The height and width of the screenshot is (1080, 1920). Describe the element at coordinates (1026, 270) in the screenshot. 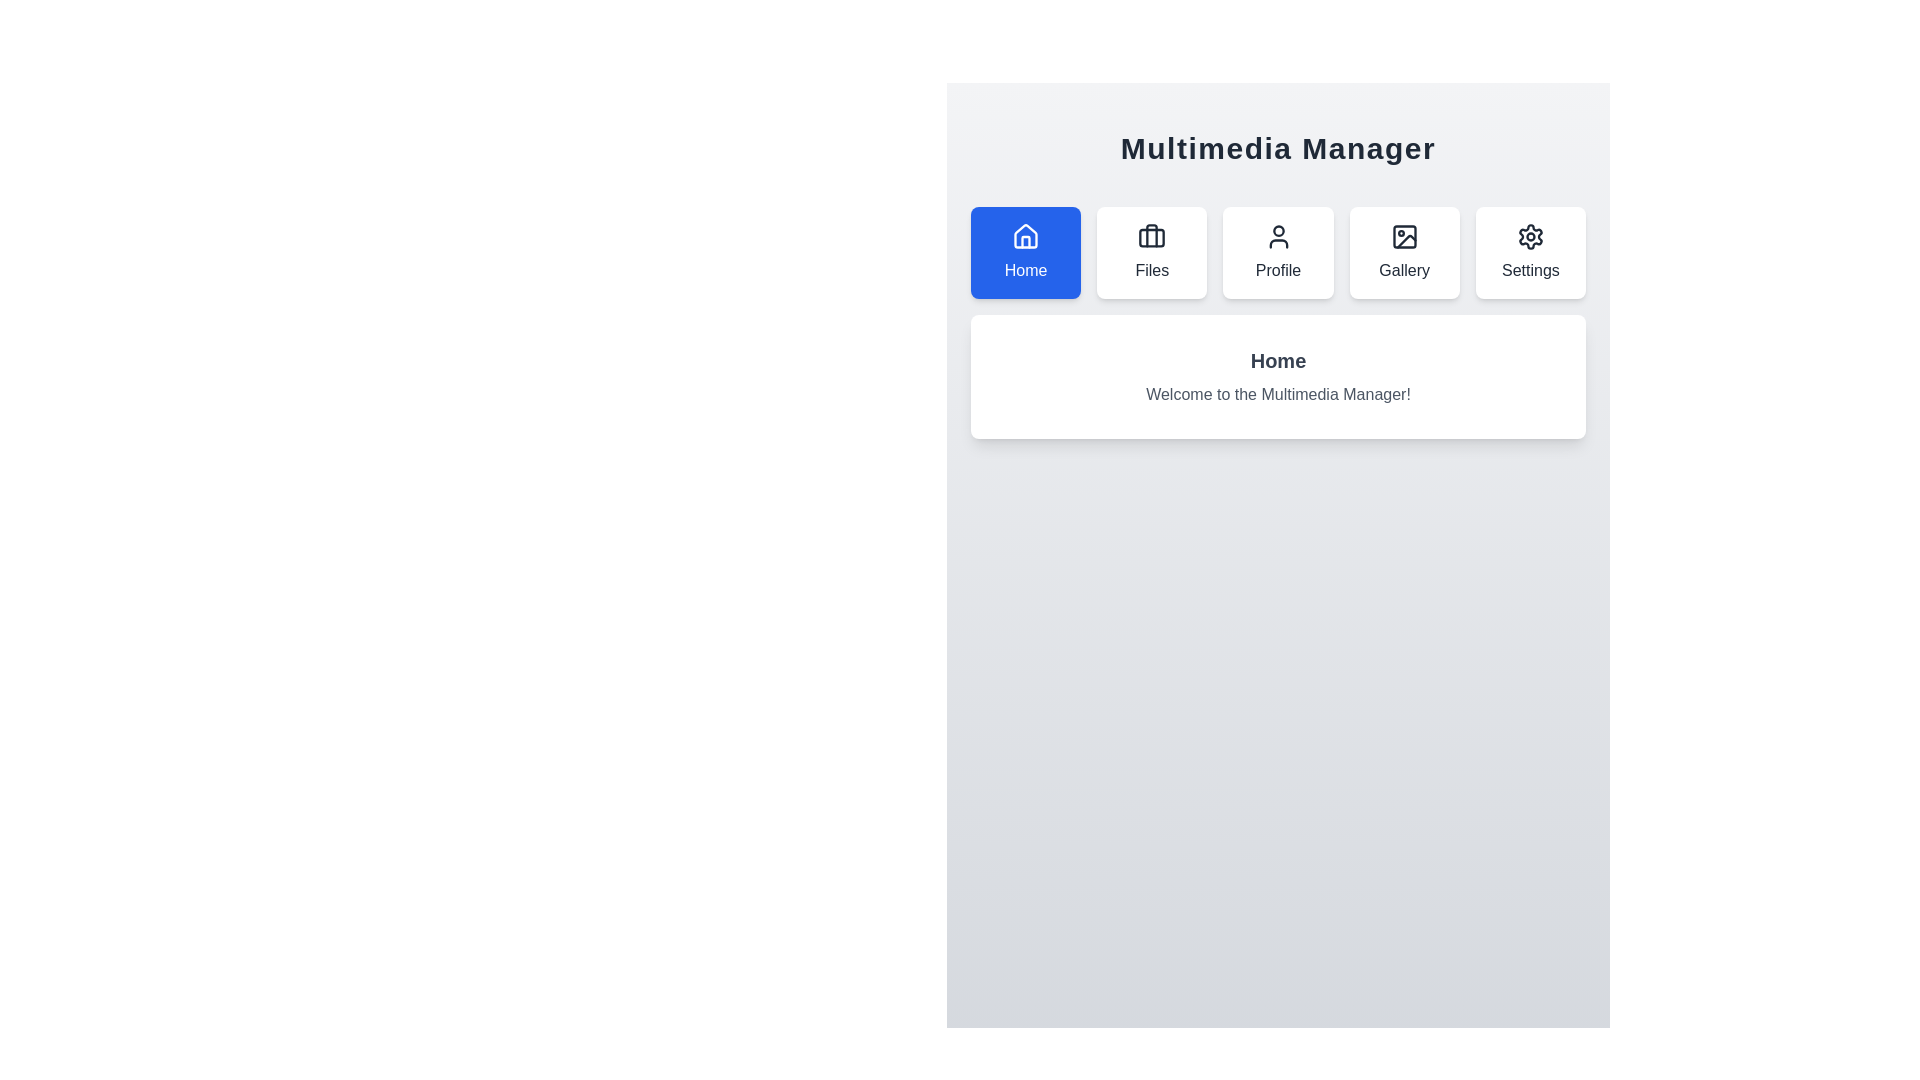

I see `text displayed on the 'Home' label, which is styled with a medium font weight and serves as a navigation option in the horizontal navigation bar` at that location.